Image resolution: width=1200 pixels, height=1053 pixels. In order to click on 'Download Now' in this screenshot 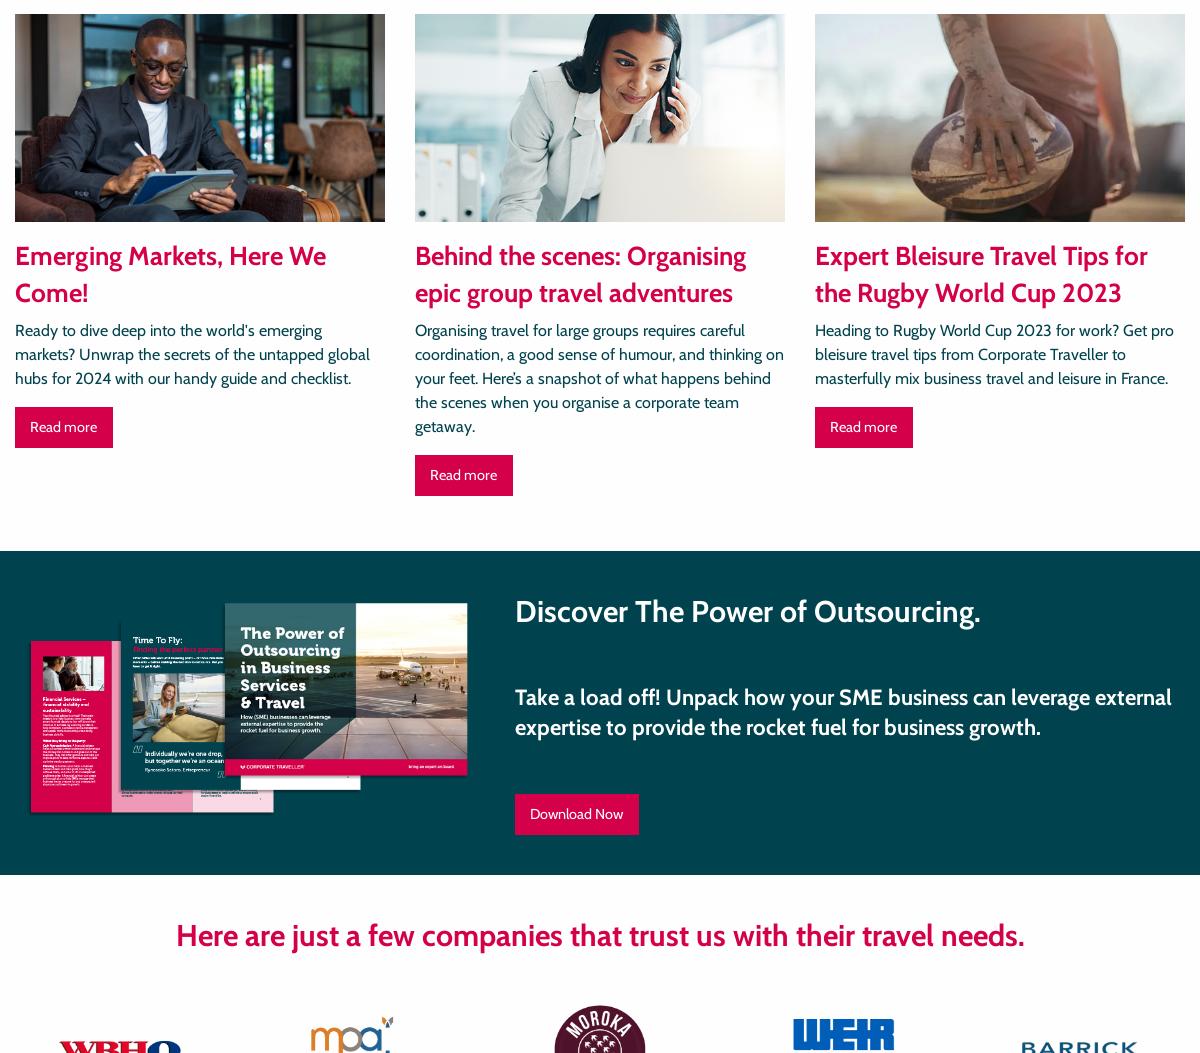, I will do `click(575, 813)`.